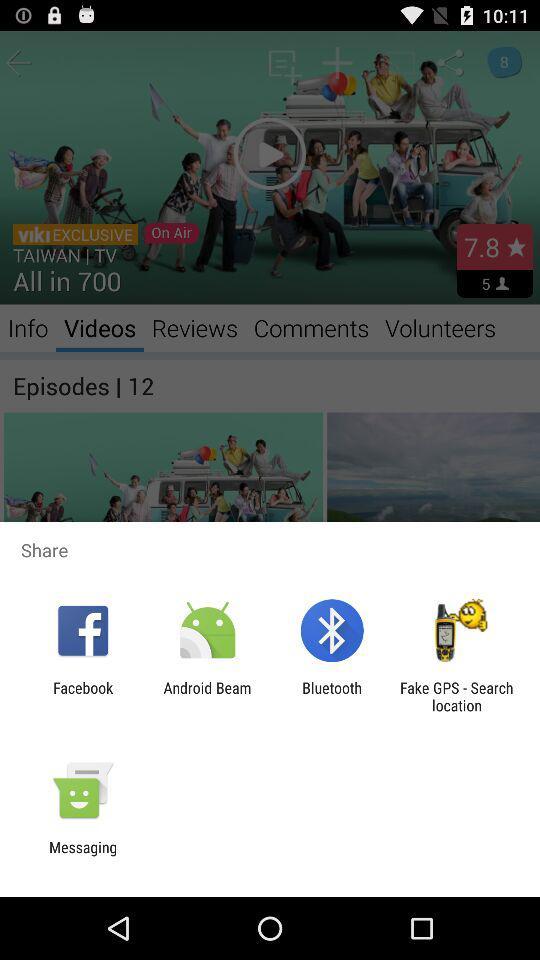  What do you see at coordinates (456, 696) in the screenshot?
I see `fake gps search icon` at bounding box center [456, 696].